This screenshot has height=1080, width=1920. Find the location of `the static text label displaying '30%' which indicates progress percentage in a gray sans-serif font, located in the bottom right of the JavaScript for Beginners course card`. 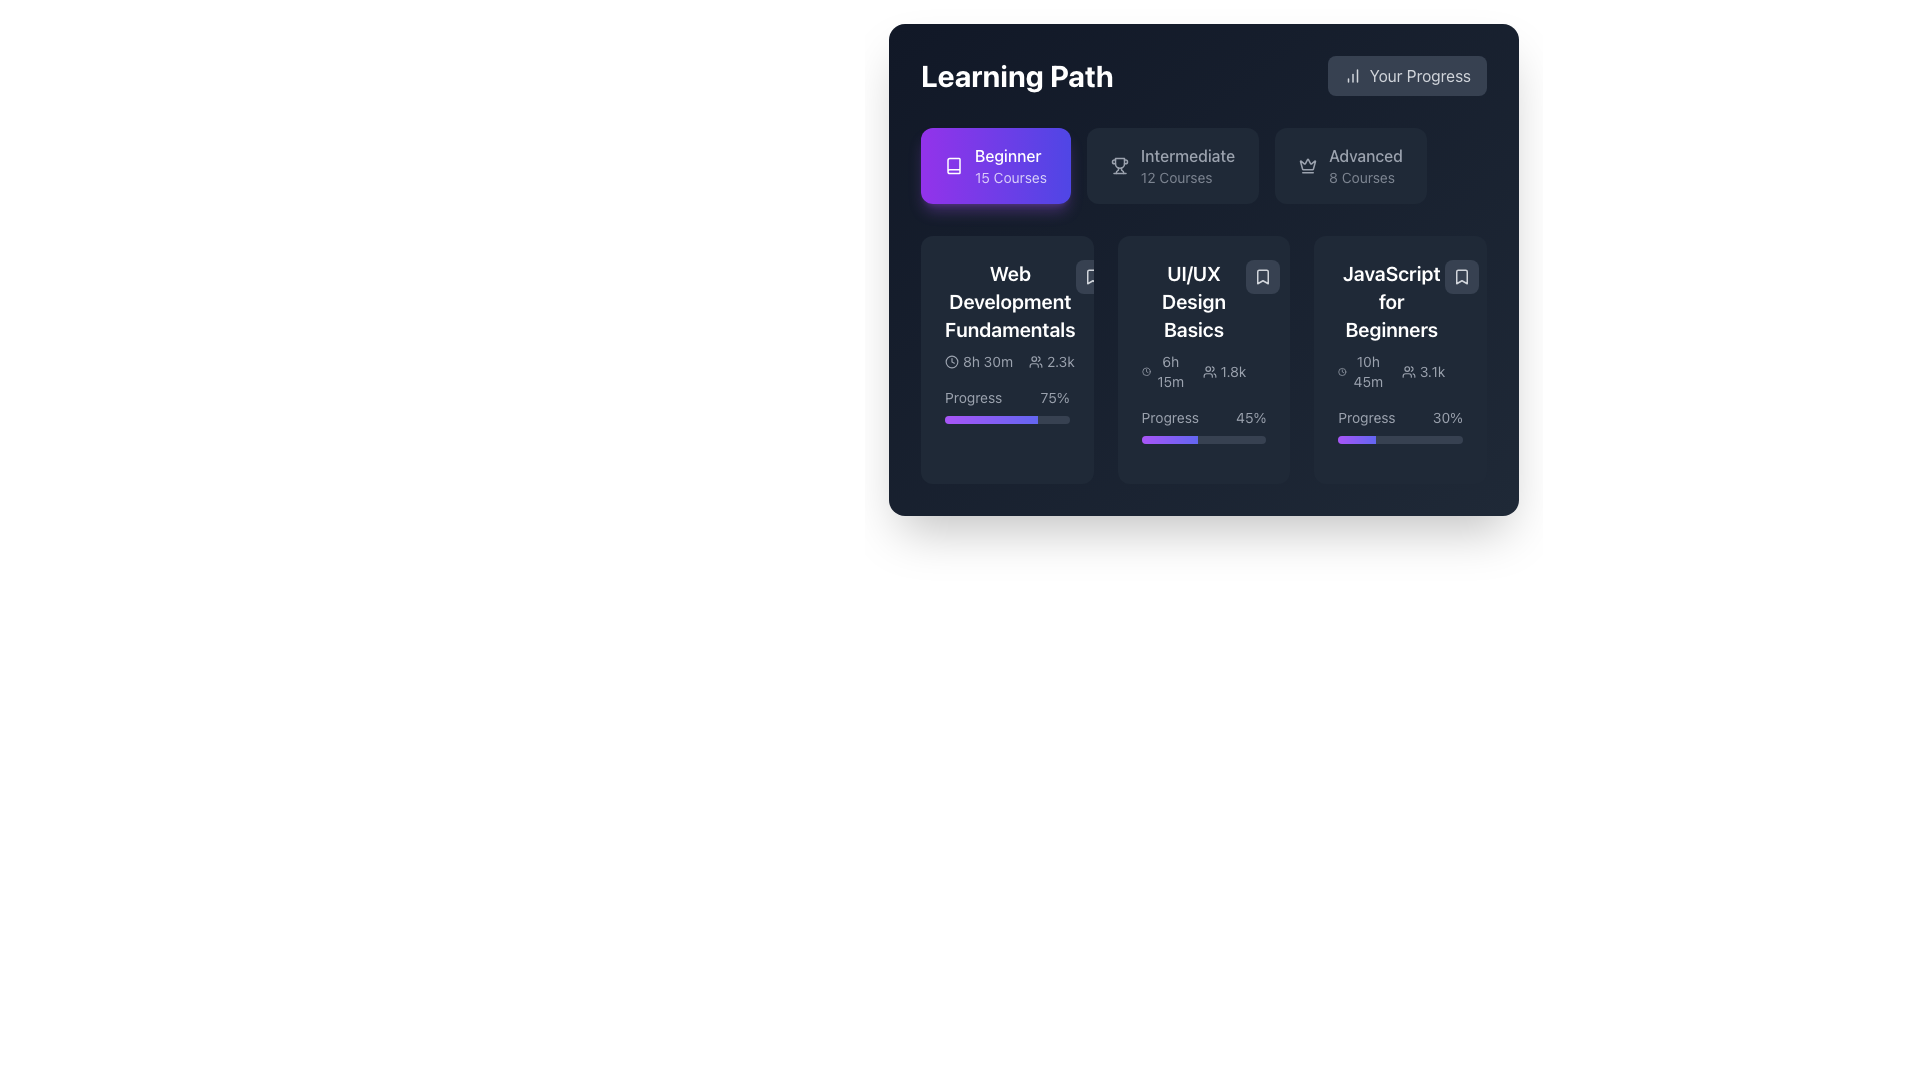

the static text label displaying '30%' which indicates progress percentage in a gray sans-serif font, located in the bottom right of the JavaScript for Beginners course card is located at coordinates (1447, 416).